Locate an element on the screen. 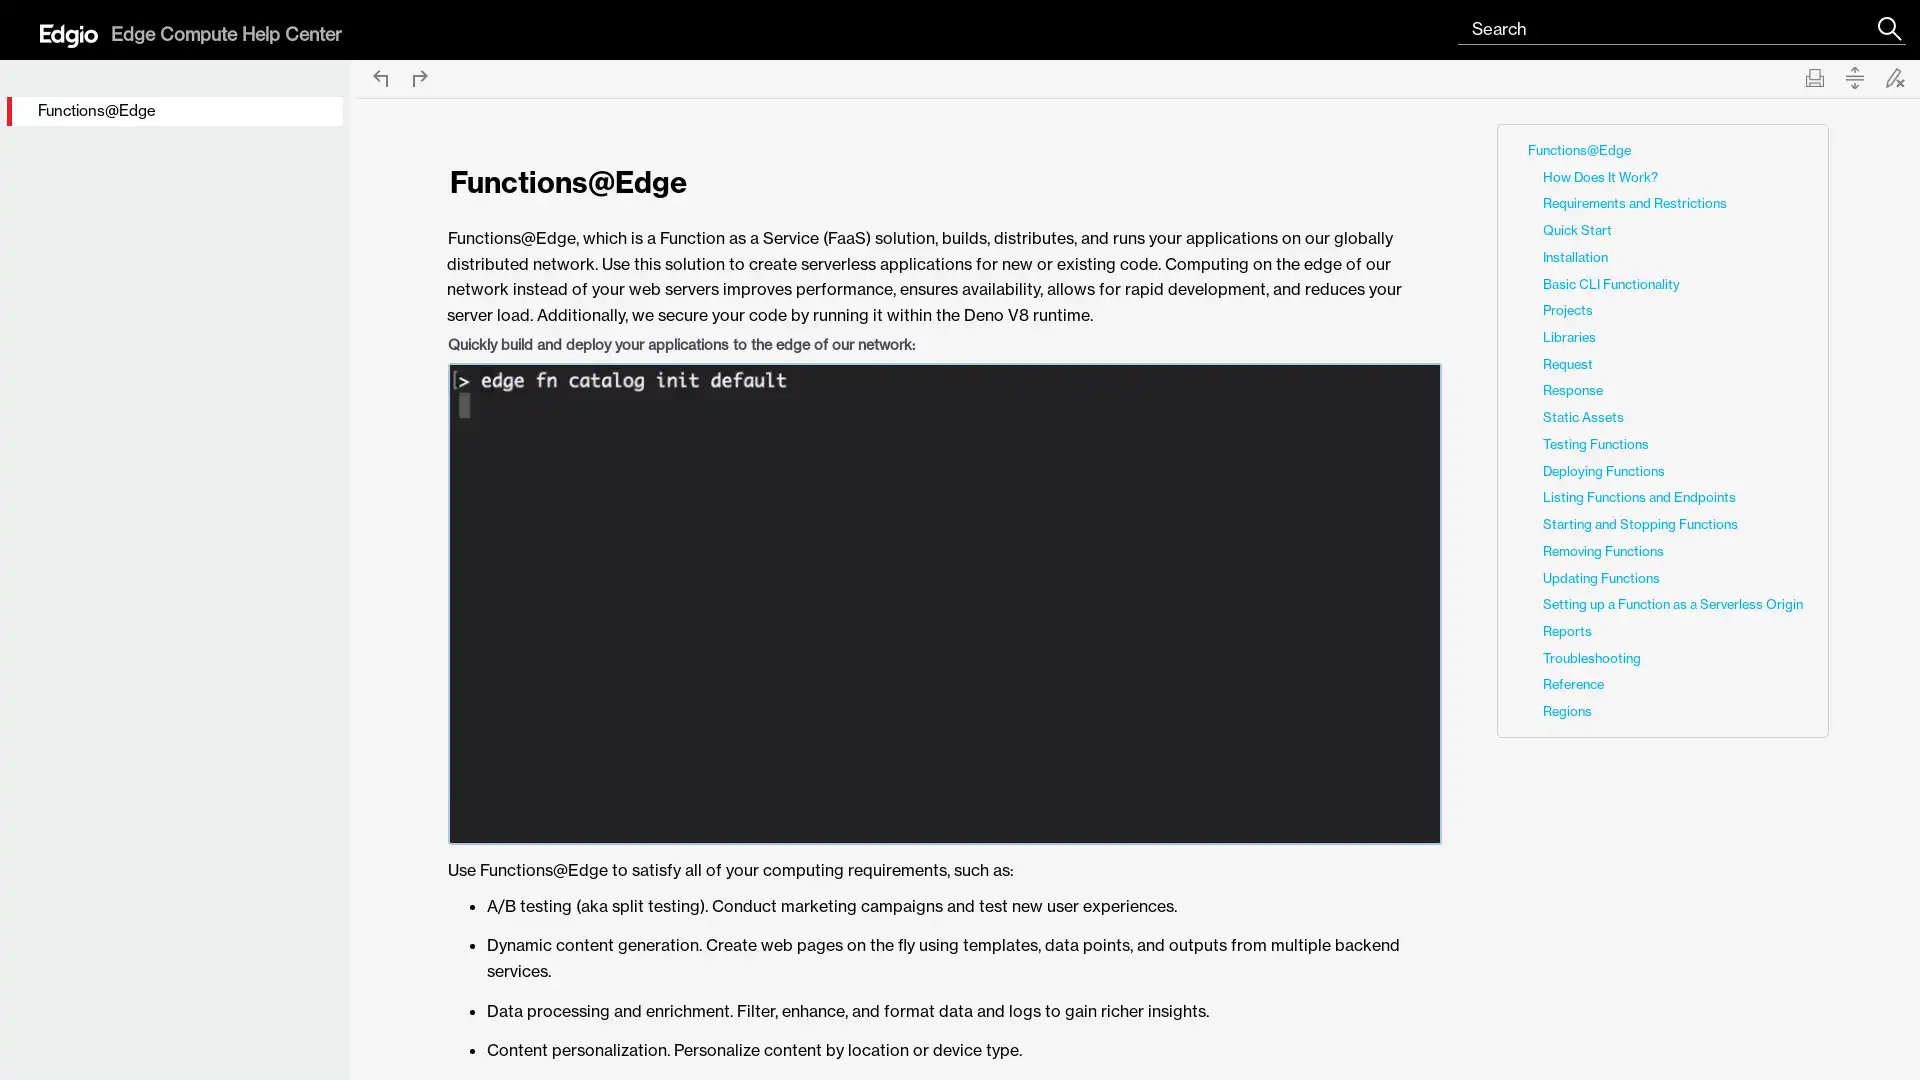 This screenshot has height=1080, width=1920. next topic is located at coordinates (419, 76).